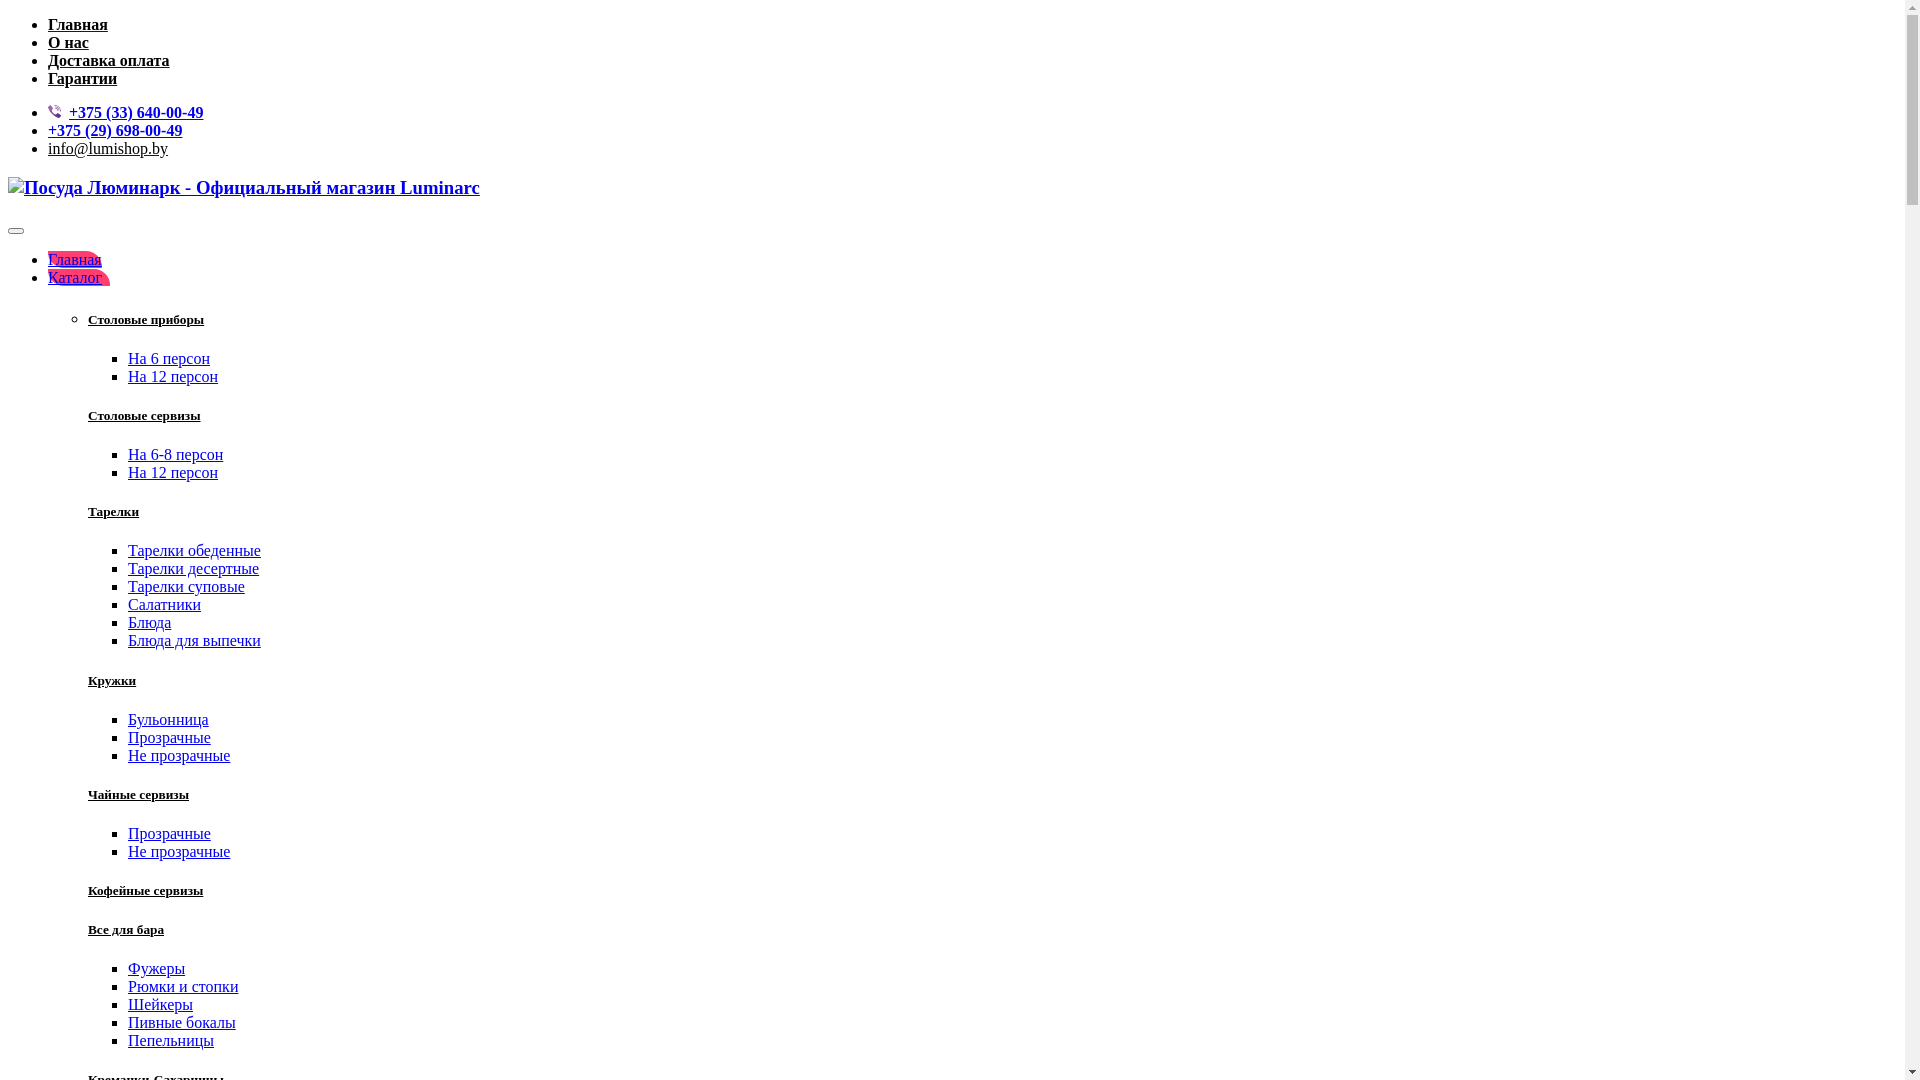 The height and width of the screenshot is (1080, 1920). Describe the element at coordinates (134, 112) in the screenshot. I see `'+375 (33) 640-00-49'` at that location.